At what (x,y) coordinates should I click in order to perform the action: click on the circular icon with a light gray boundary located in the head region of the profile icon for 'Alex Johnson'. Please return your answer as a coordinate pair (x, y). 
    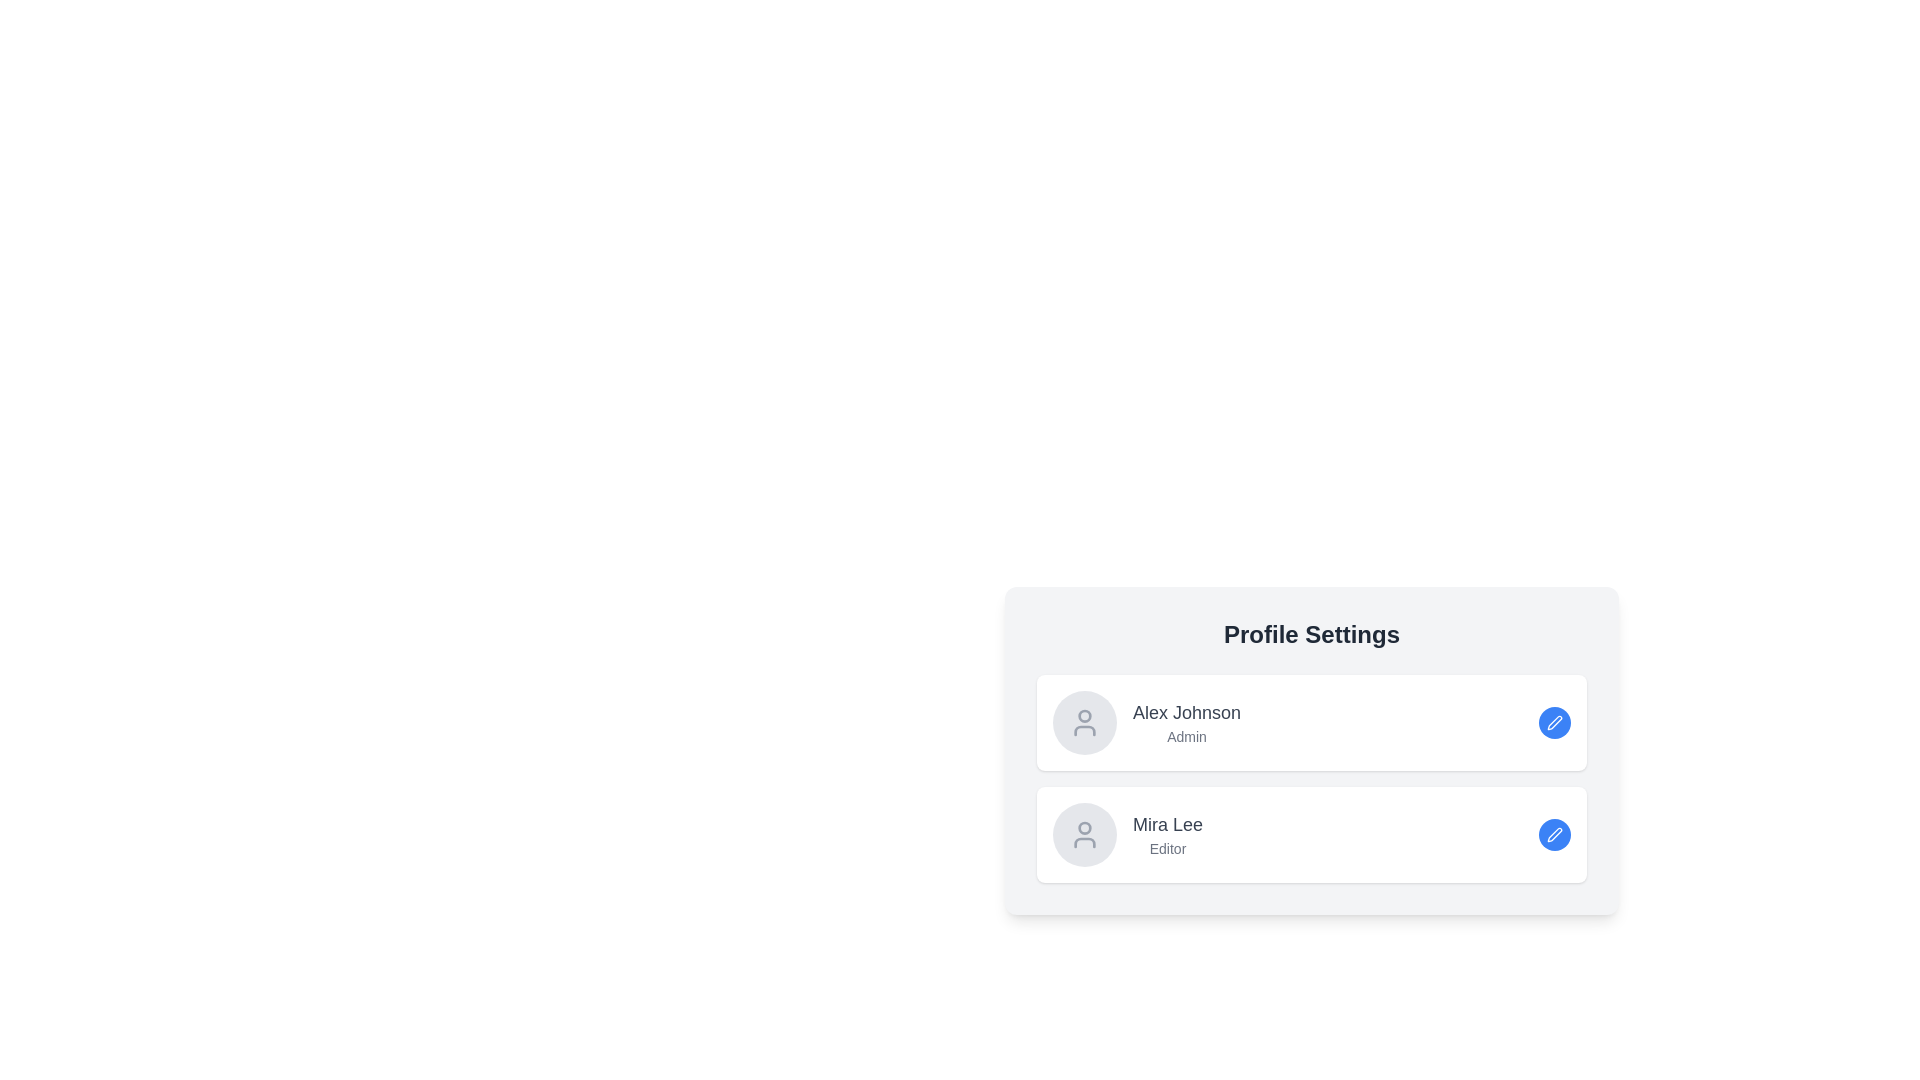
    Looking at the image, I should click on (1083, 715).